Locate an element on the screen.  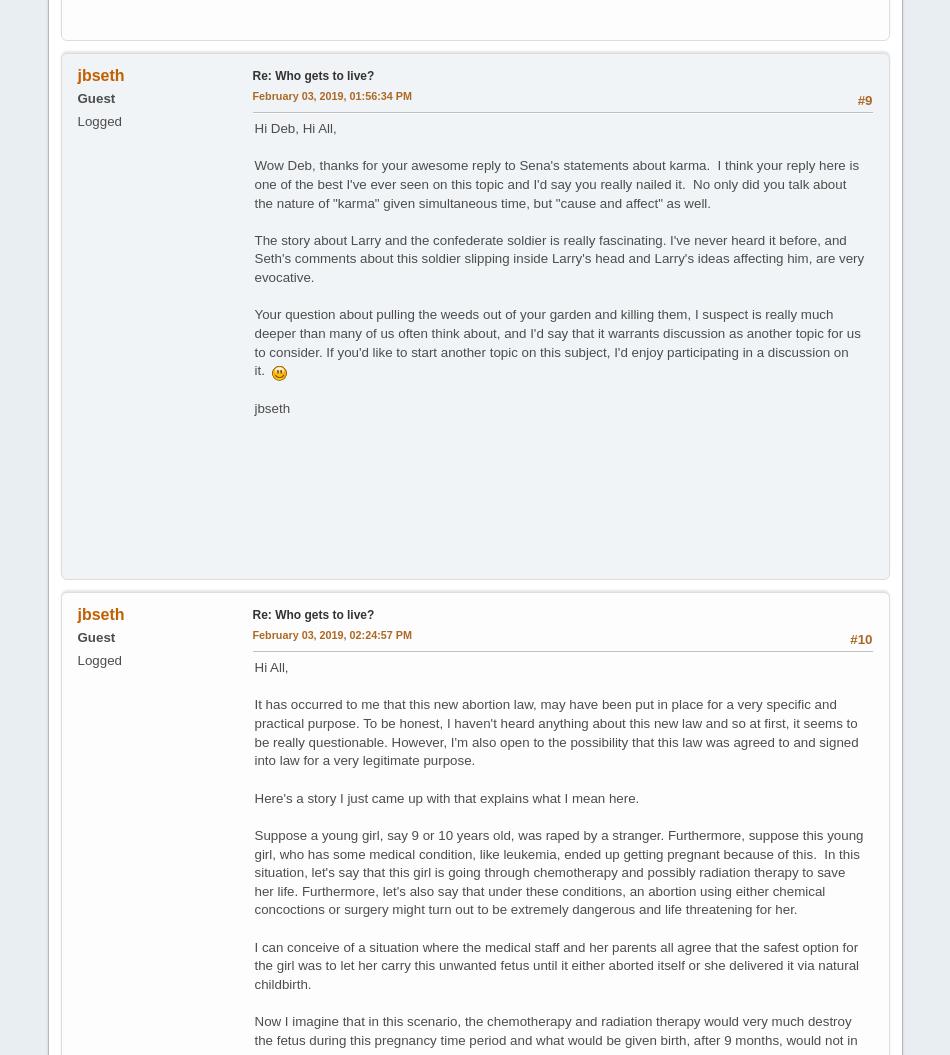
'The story about Larry and the confederate soldier is really fascinating. I've never heard it before, and Seth's comments about this soldier slipping inside Larry's head and Larry's ideas affecting him, are very evocative.' is located at coordinates (558, 258).